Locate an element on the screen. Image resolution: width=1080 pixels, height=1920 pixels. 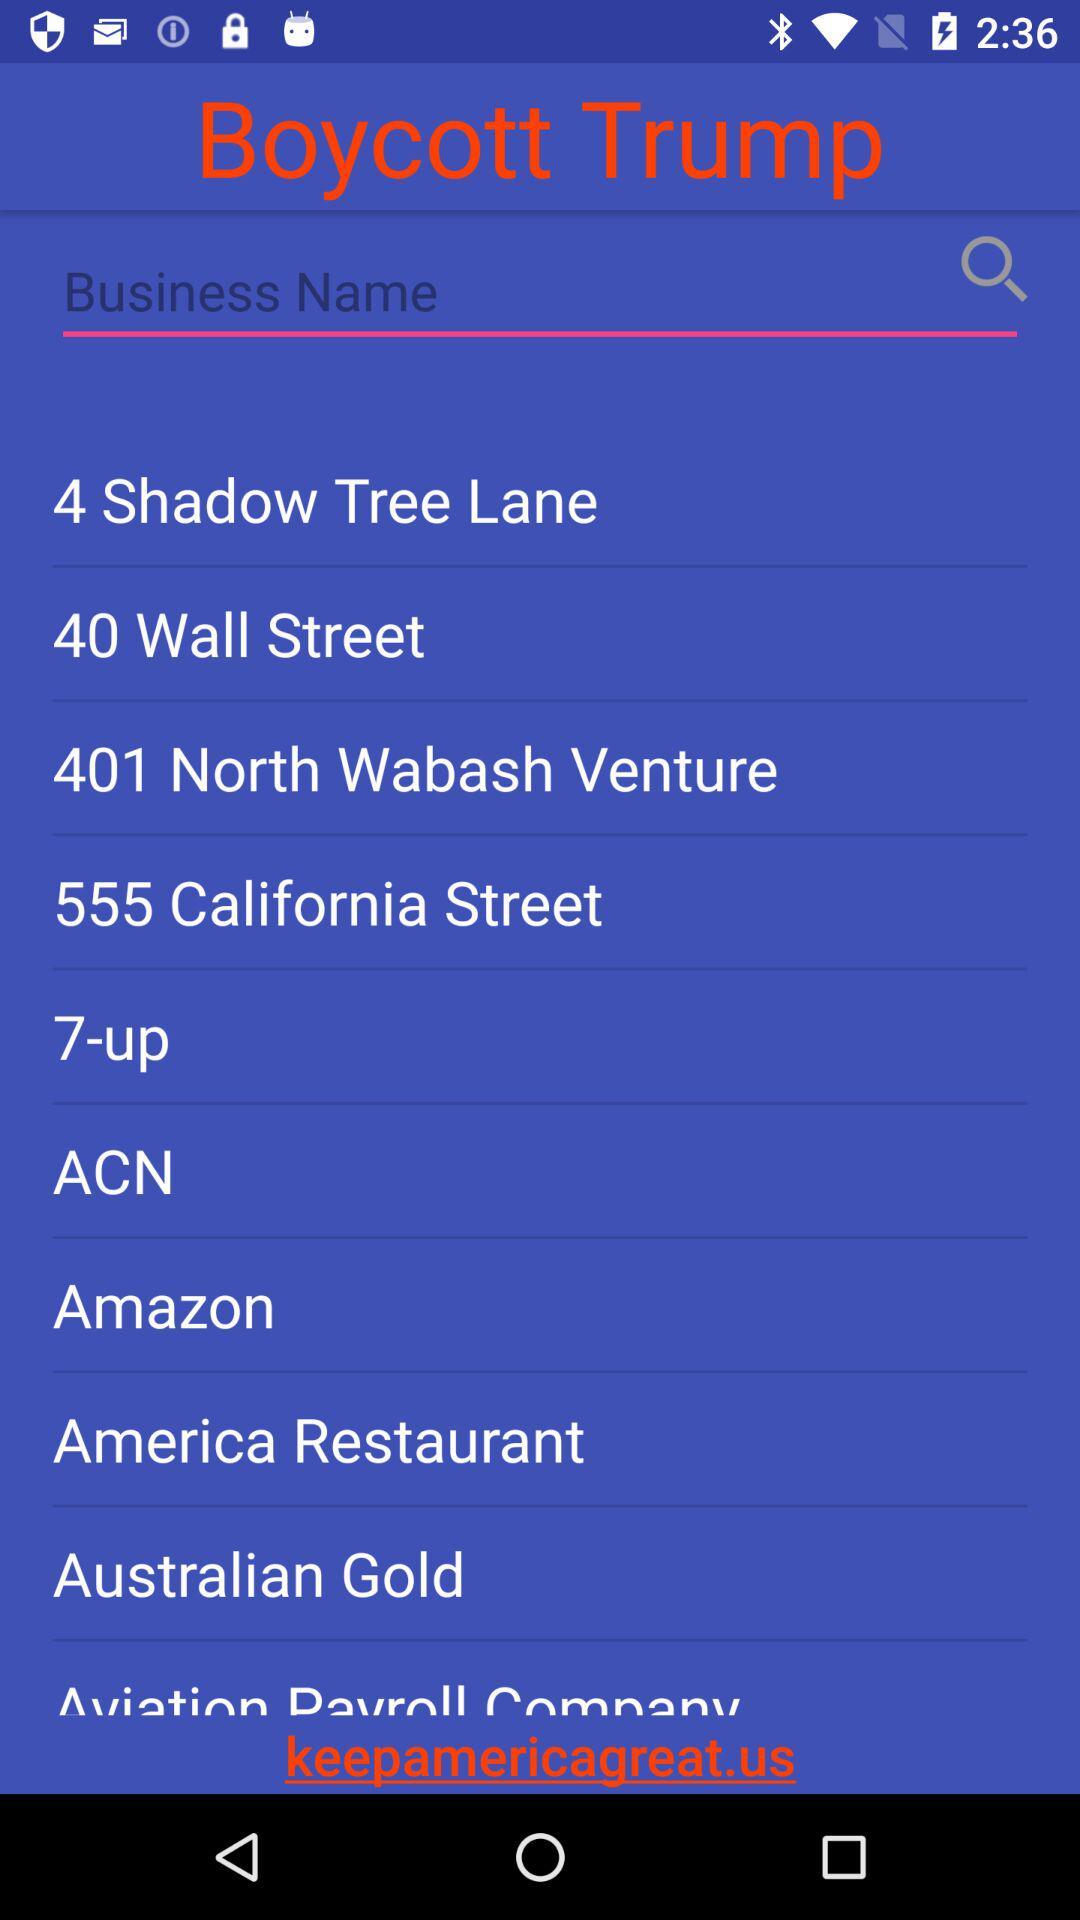
icon above the acn icon is located at coordinates (540, 1036).